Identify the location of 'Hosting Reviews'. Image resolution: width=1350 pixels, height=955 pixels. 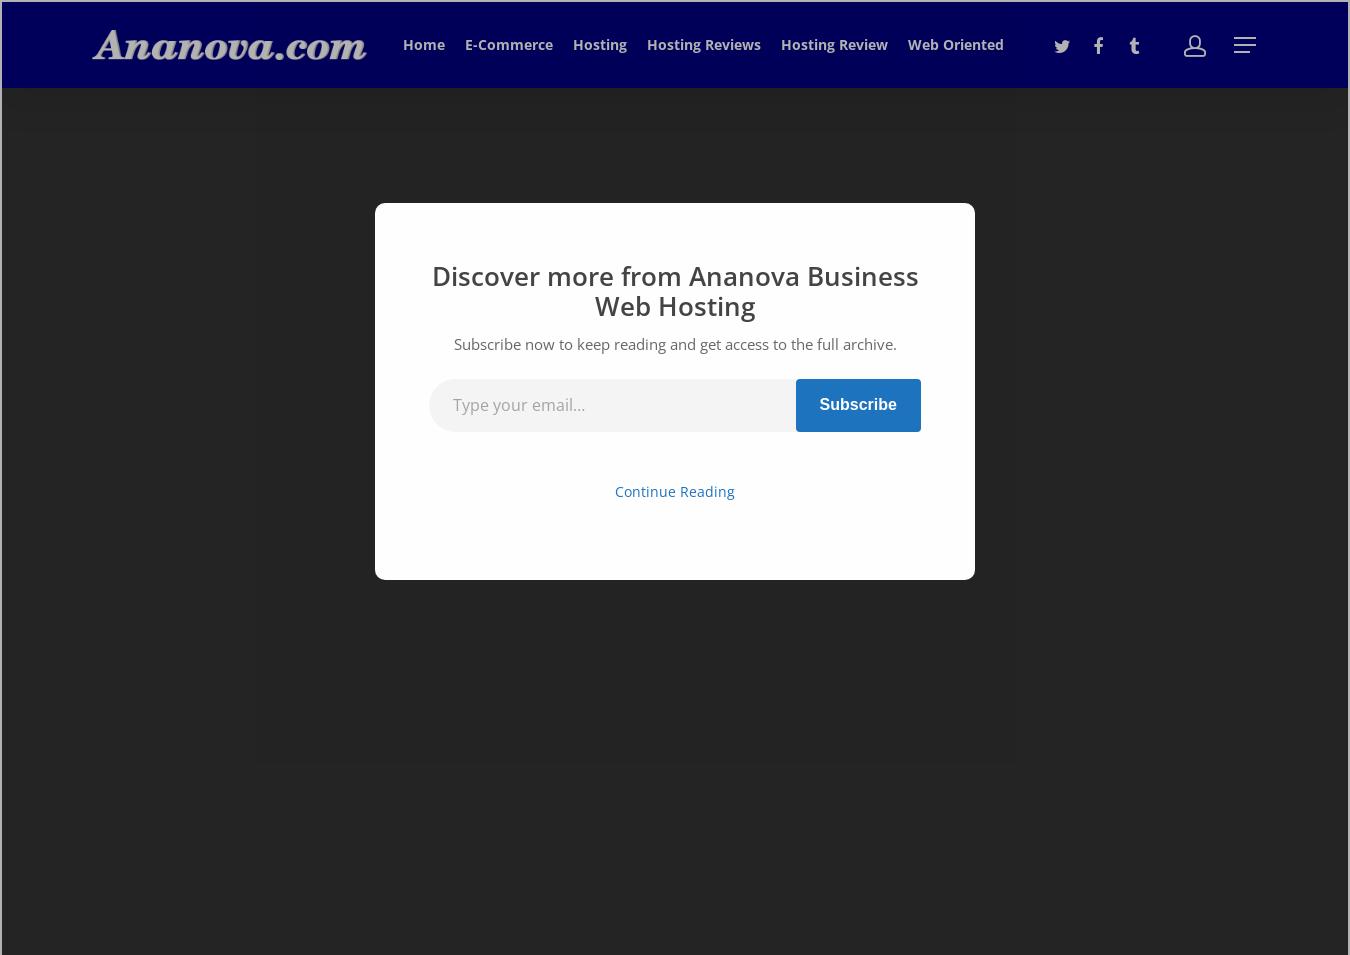
(647, 43).